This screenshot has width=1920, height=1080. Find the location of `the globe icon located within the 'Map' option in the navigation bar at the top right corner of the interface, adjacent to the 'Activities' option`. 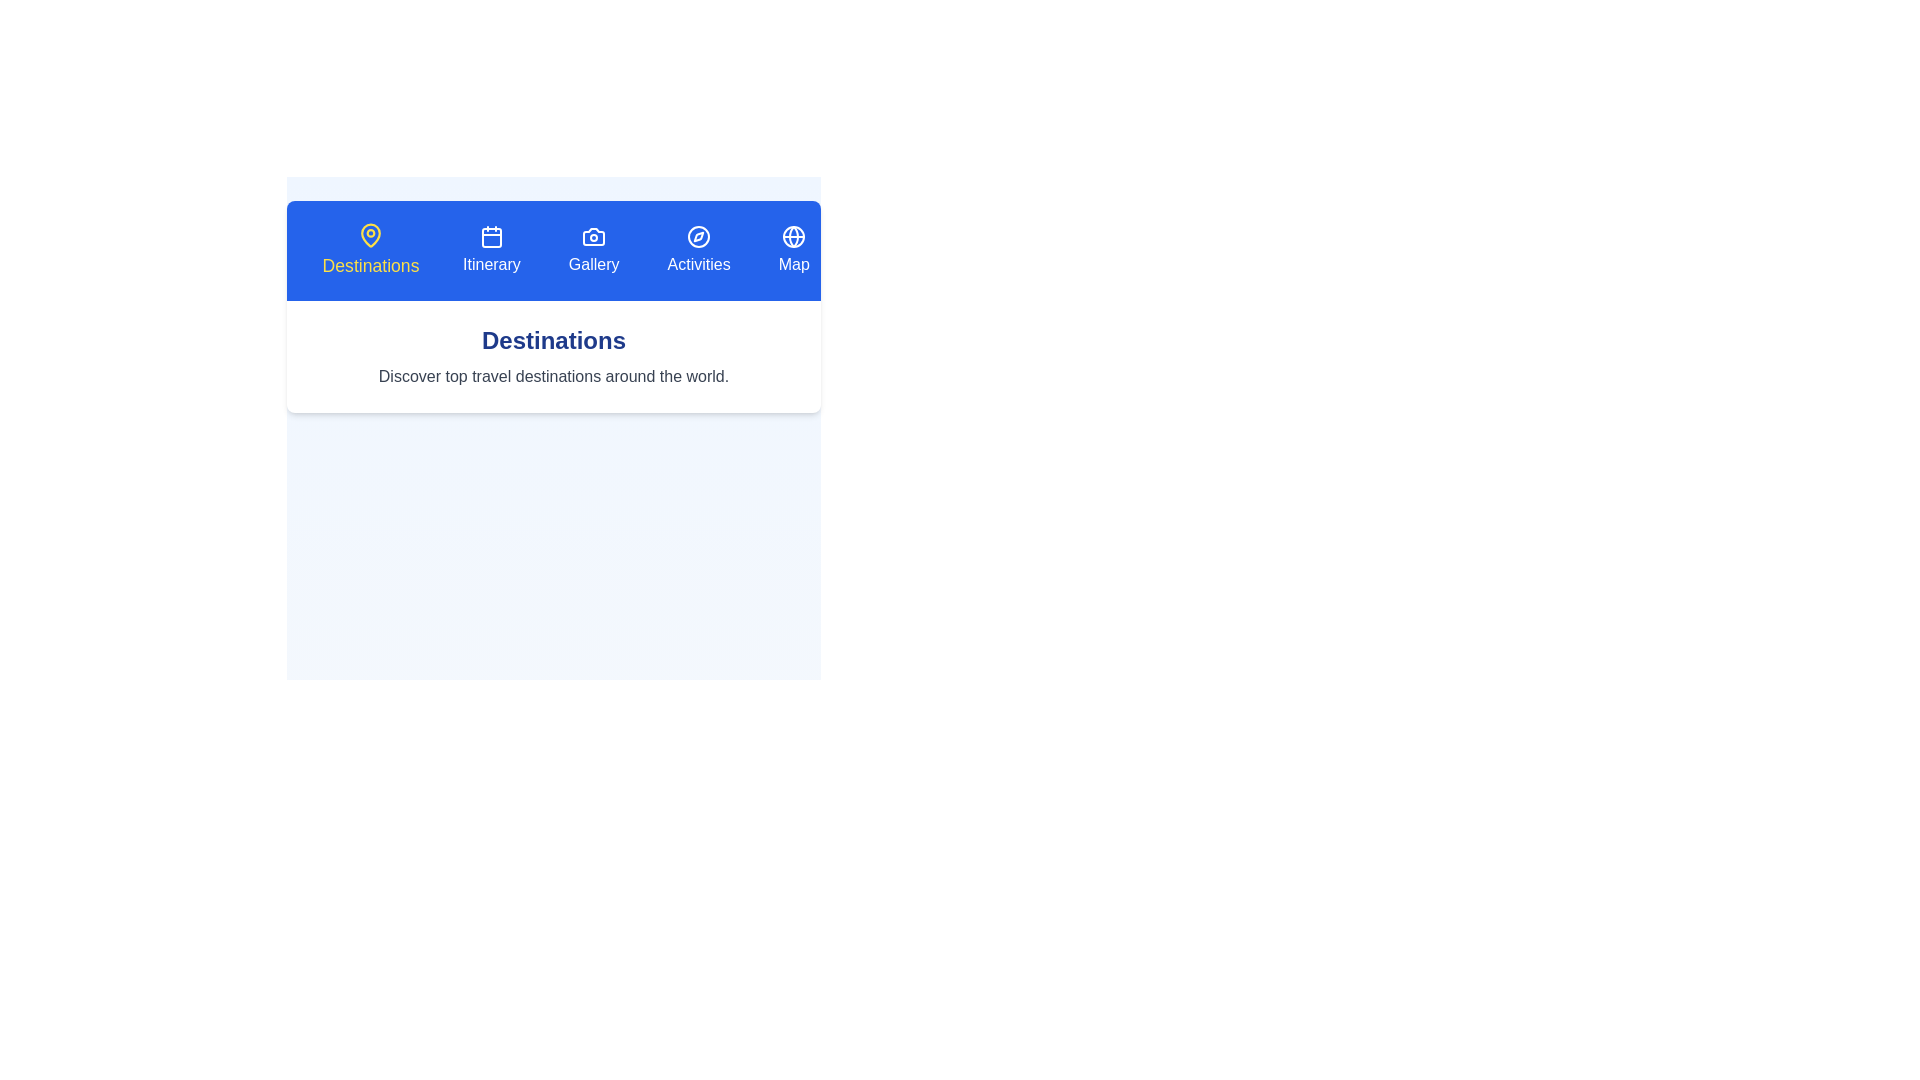

the globe icon located within the 'Map' option in the navigation bar at the top right corner of the interface, adjacent to the 'Activities' option is located at coordinates (793, 235).